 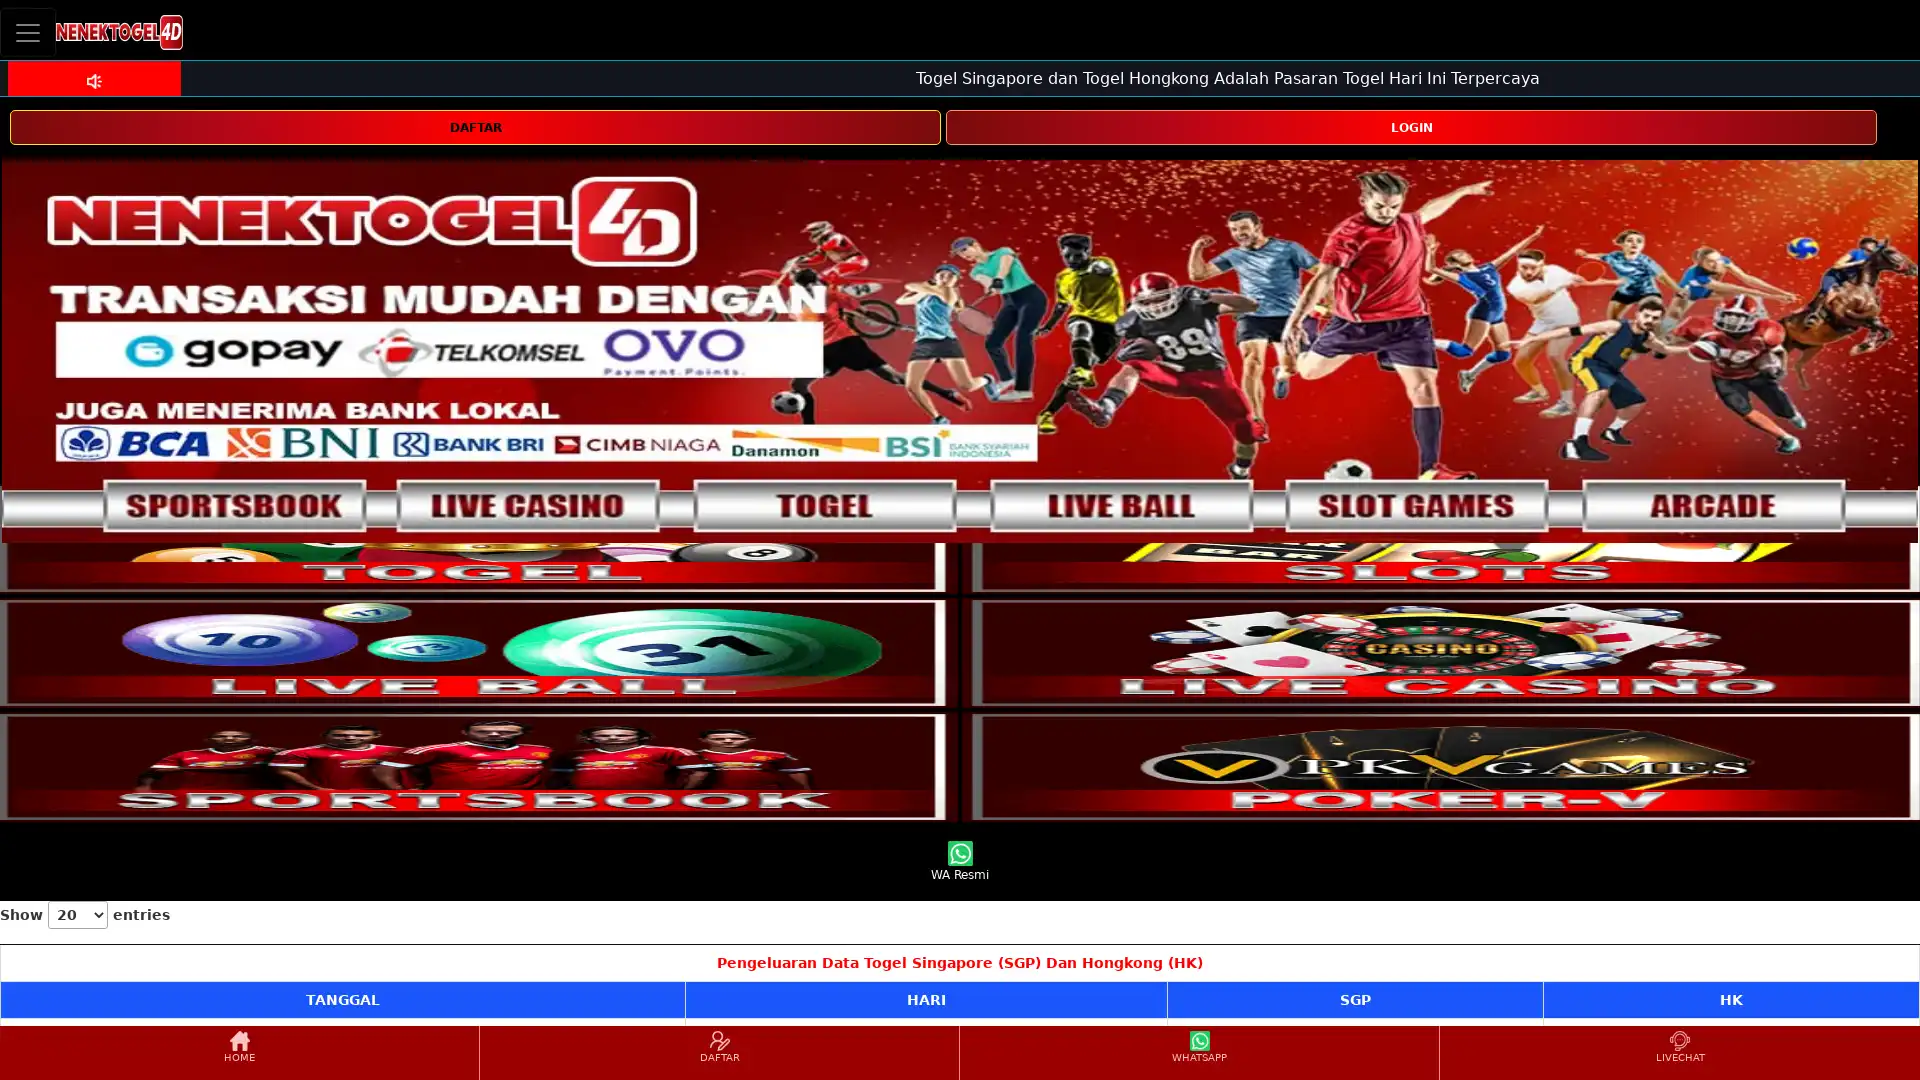 I want to click on LOGIN, so click(x=1410, y=127).